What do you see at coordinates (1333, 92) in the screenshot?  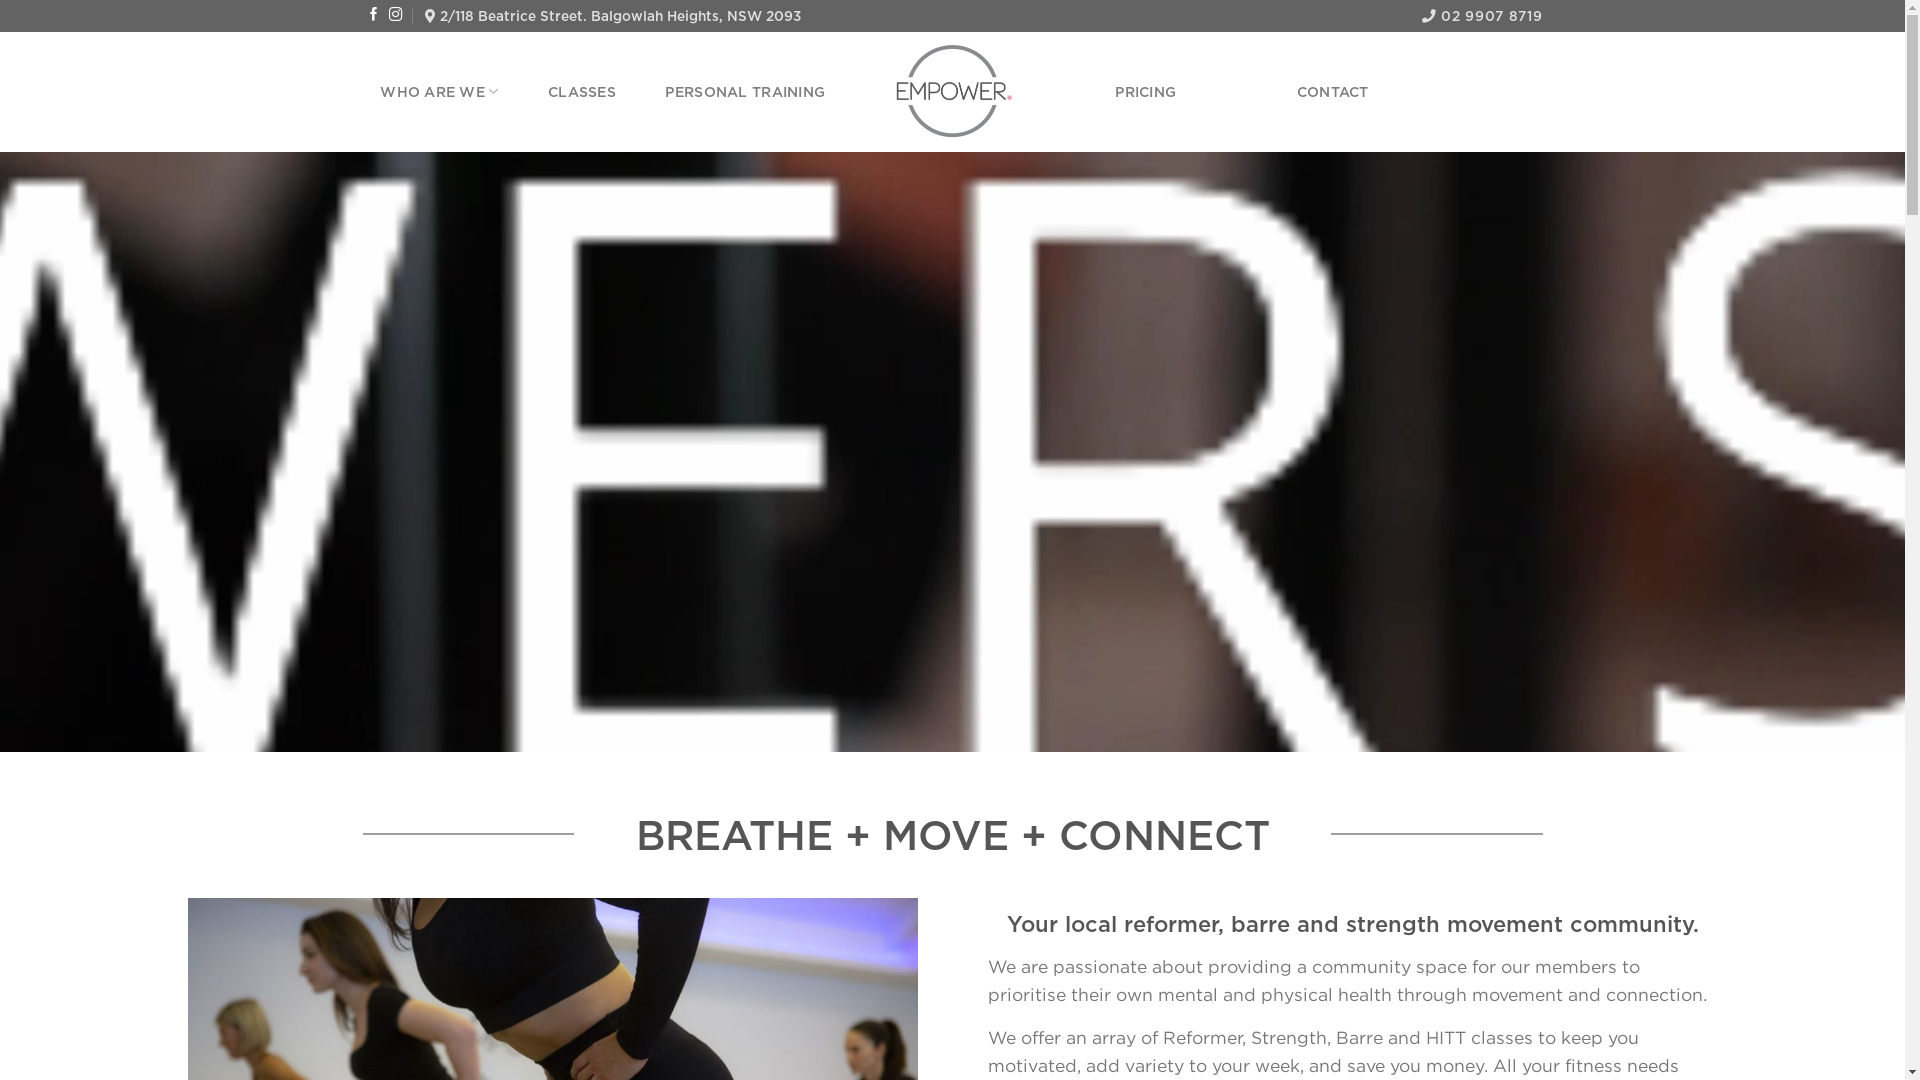 I see `'CONTACT'` at bounding box center [1333, 92].